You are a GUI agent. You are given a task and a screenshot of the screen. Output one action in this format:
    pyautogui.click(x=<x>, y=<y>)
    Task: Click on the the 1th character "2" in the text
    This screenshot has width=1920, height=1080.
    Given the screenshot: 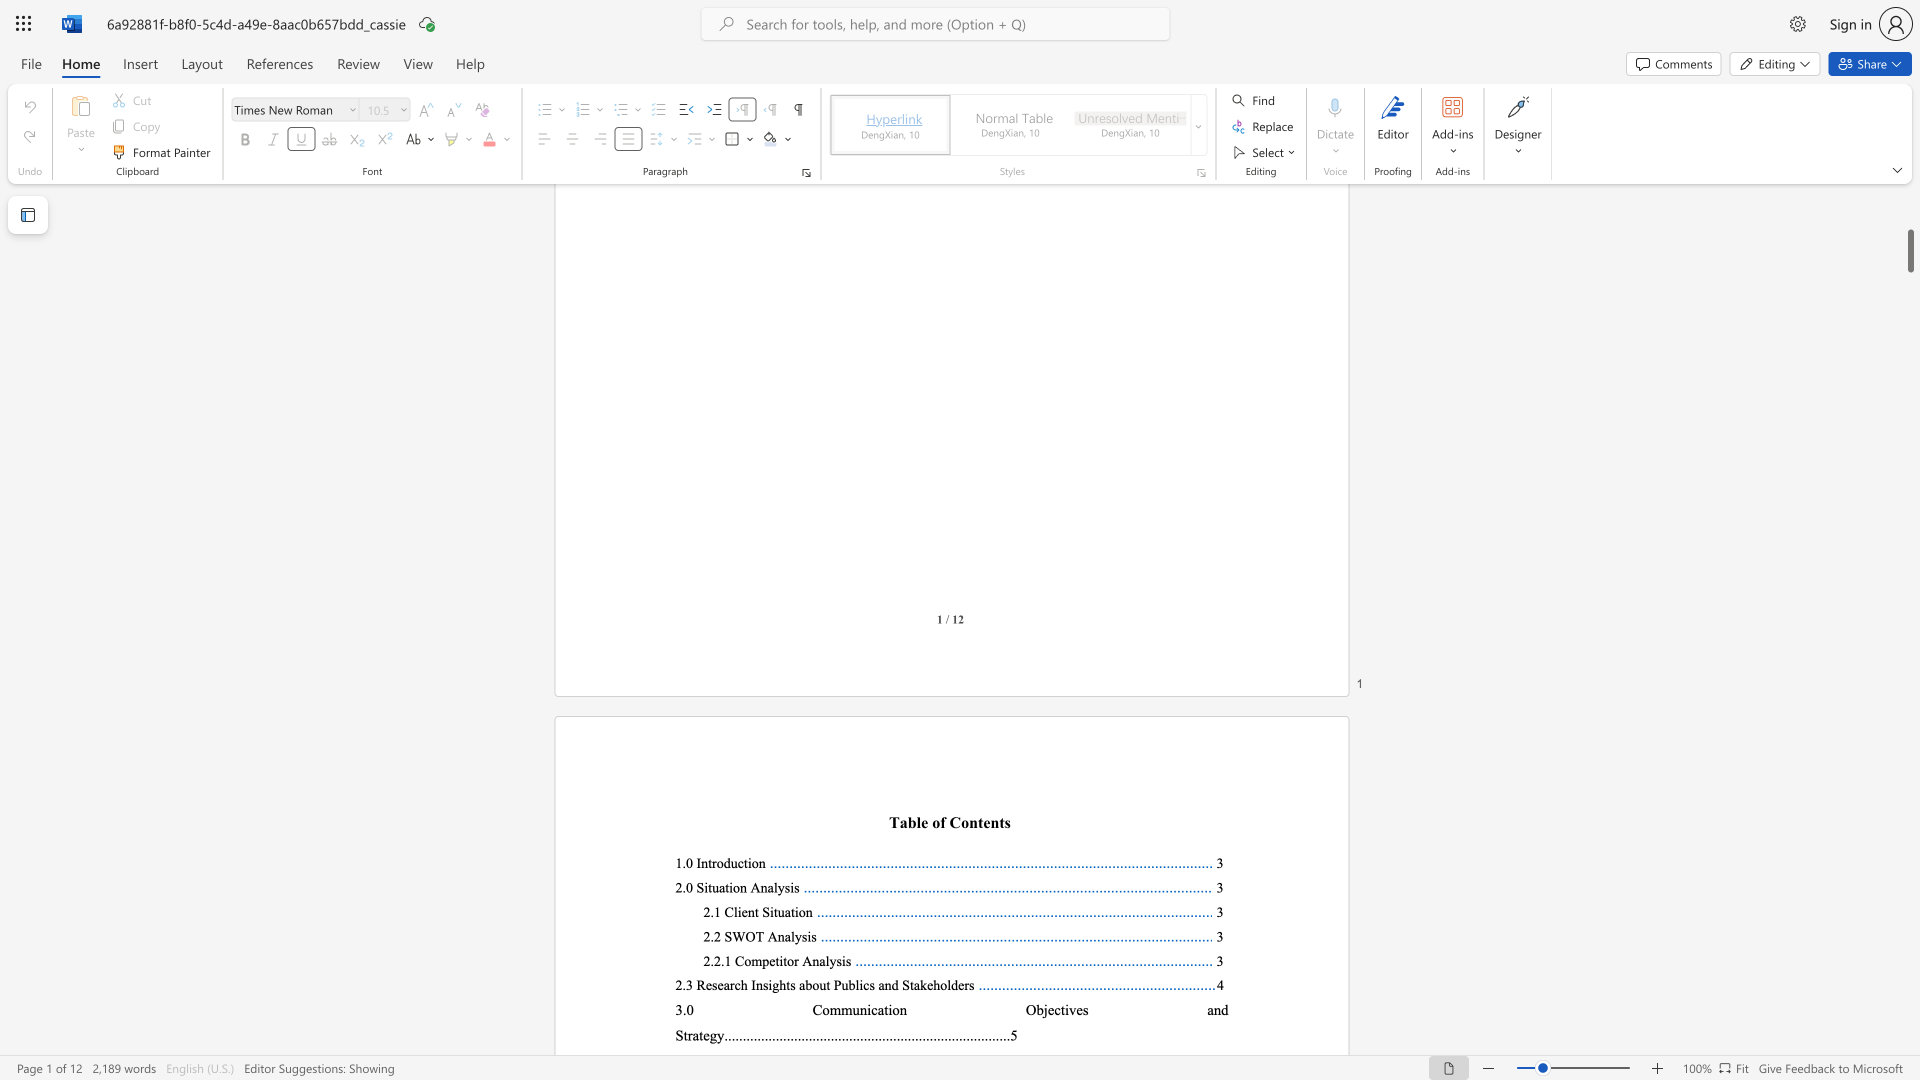 What is the action you would take?
    pyautogui.click(x=706, y=936)
    